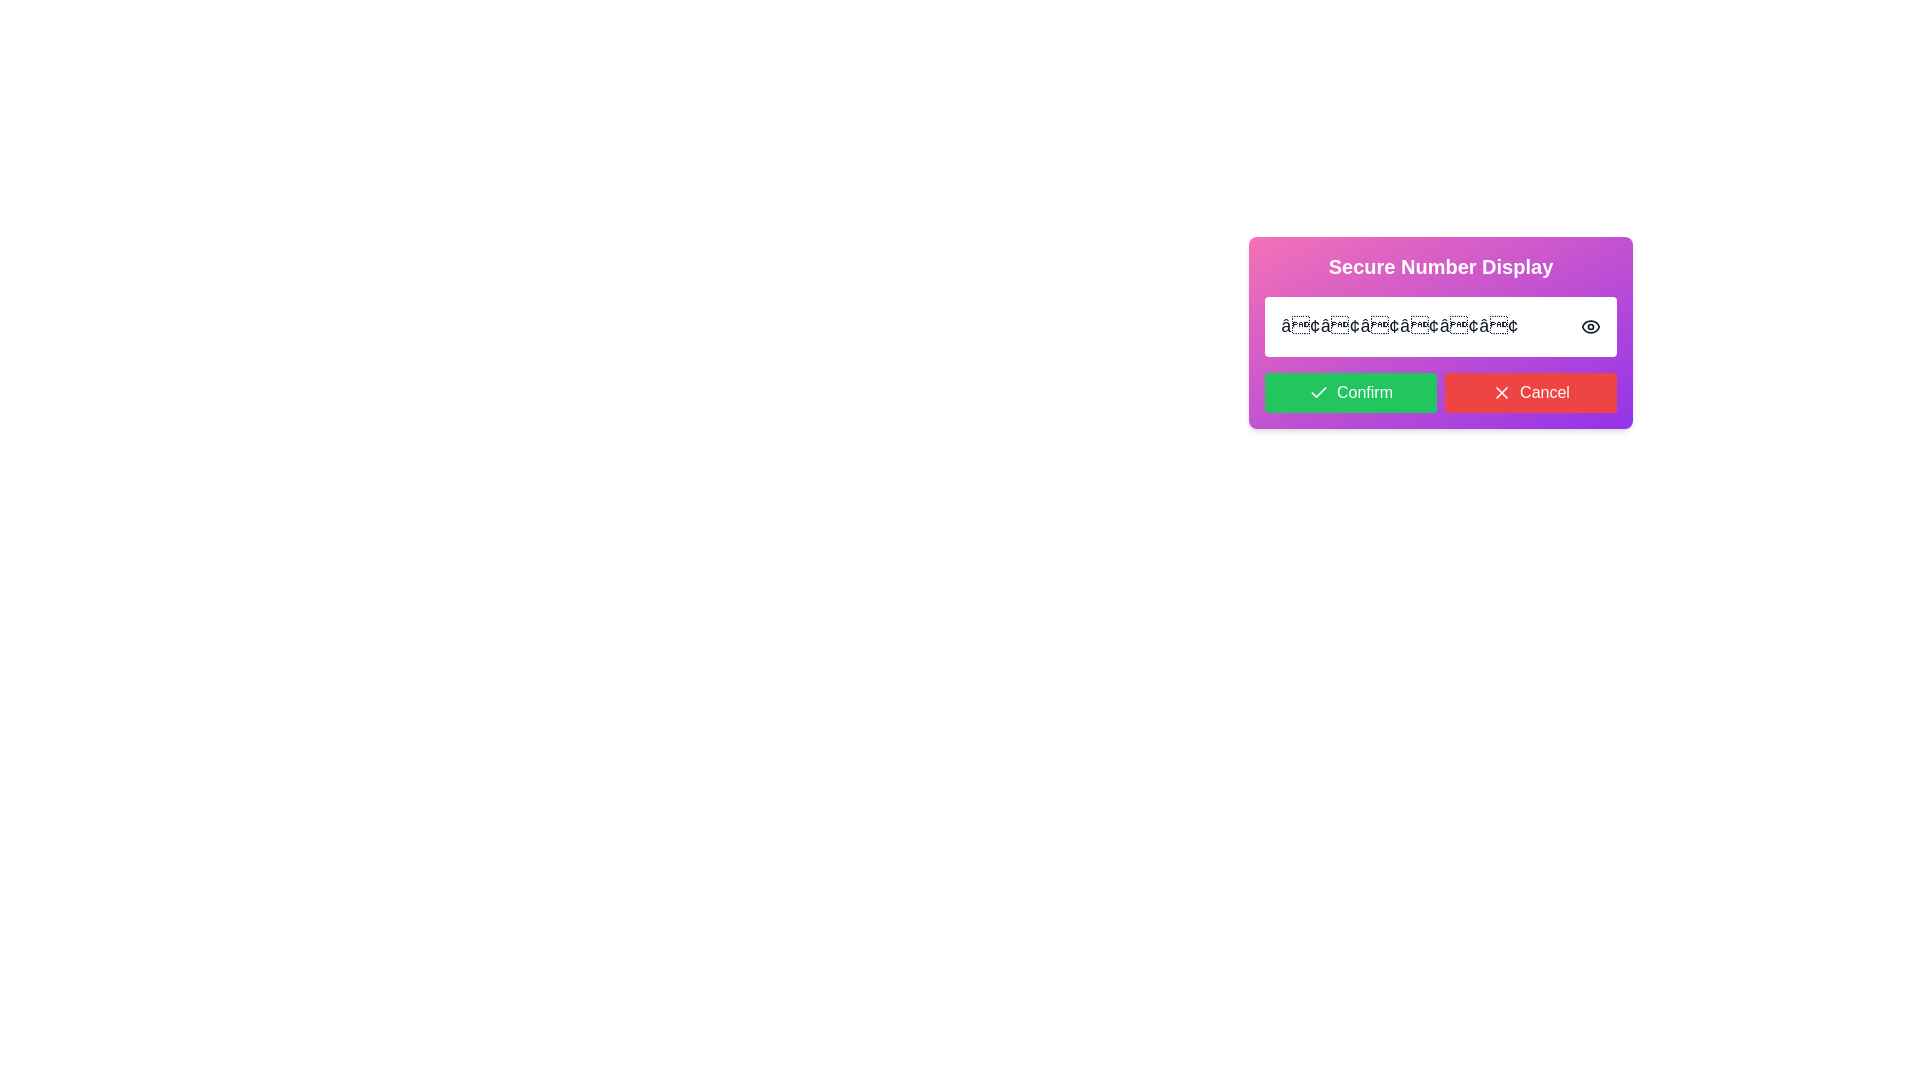  Describe the element at coordinates (1319, 393) in the screenshot. I see `the green checkmark icon located to the left of the 'Confirm' text within the 'Confirm' button in the modal dialog` at that location.